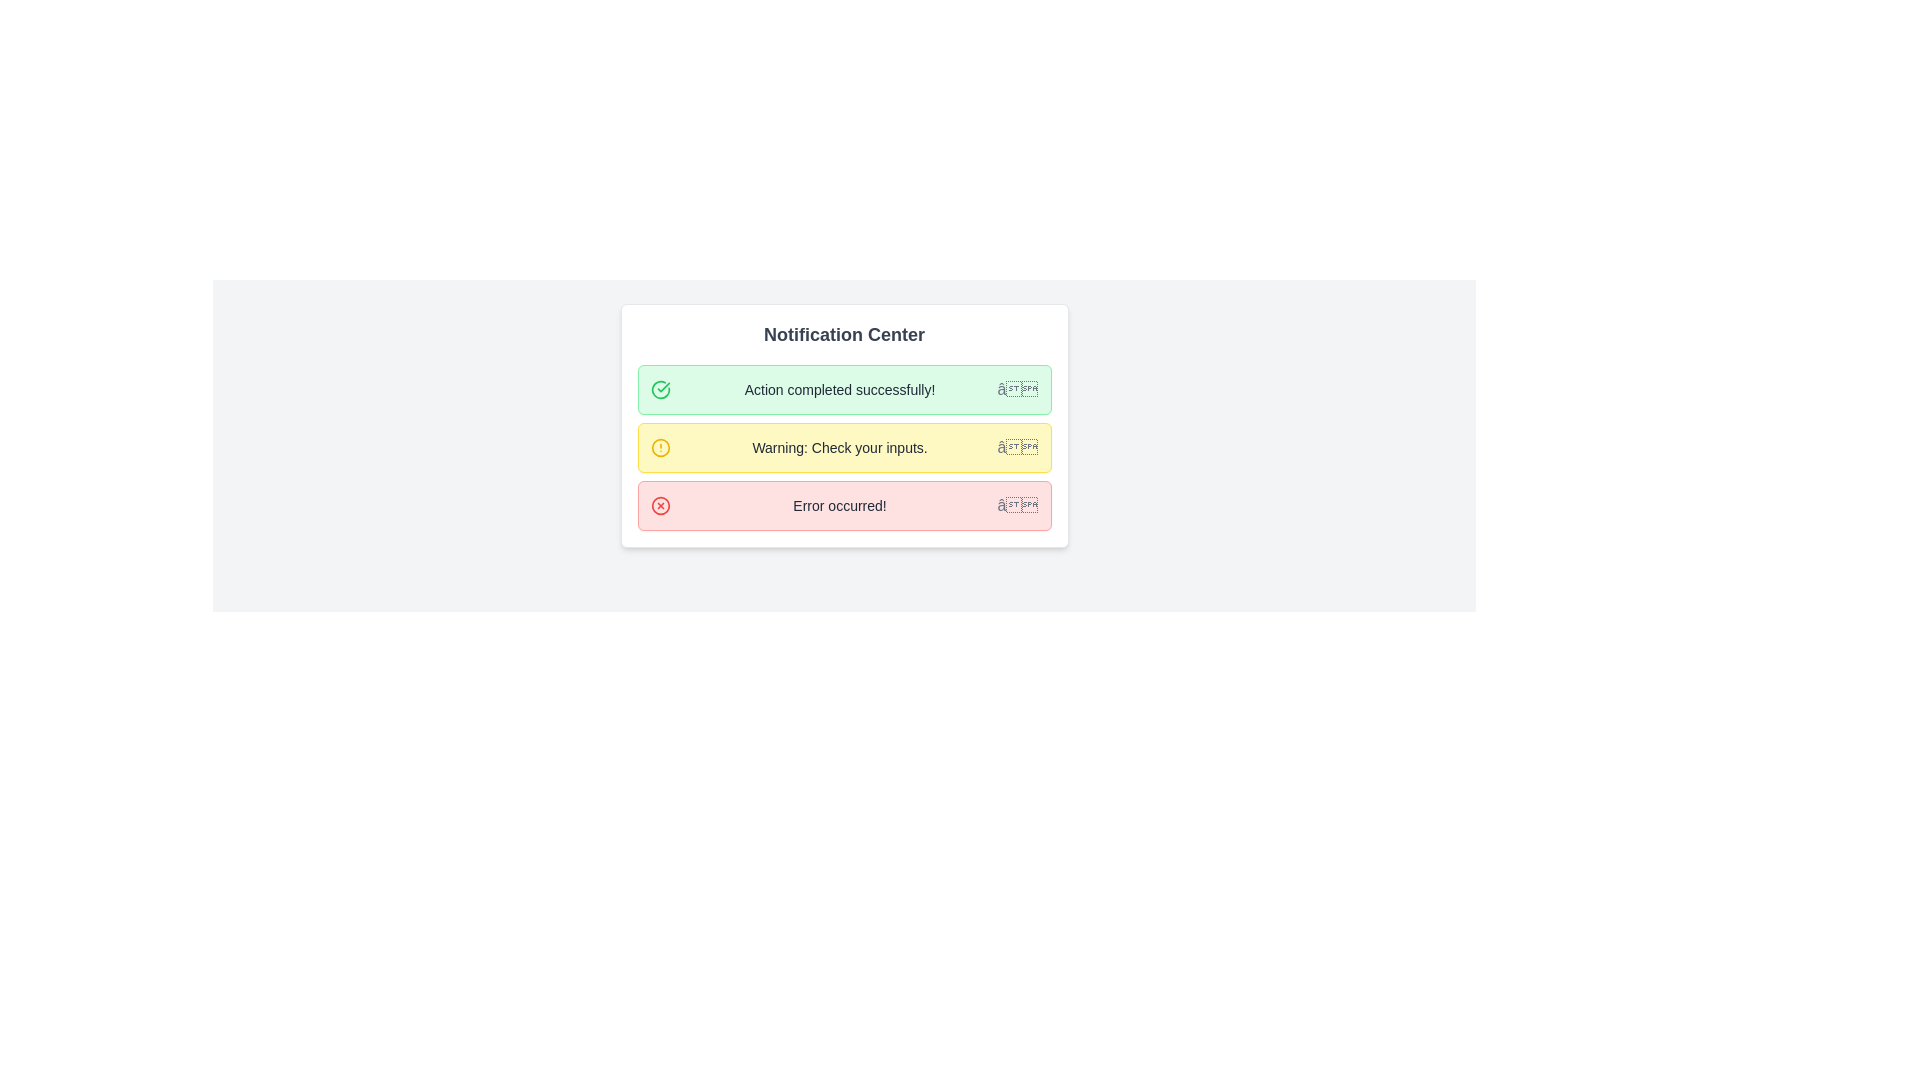 Image resolution: width=1920 pixels, height=1080 pixels. Describe the element at coordinates (1017, 446) in the screenshot. I see `the gray 'X' button at the far right side of the yellow warning notification strip` at that location.